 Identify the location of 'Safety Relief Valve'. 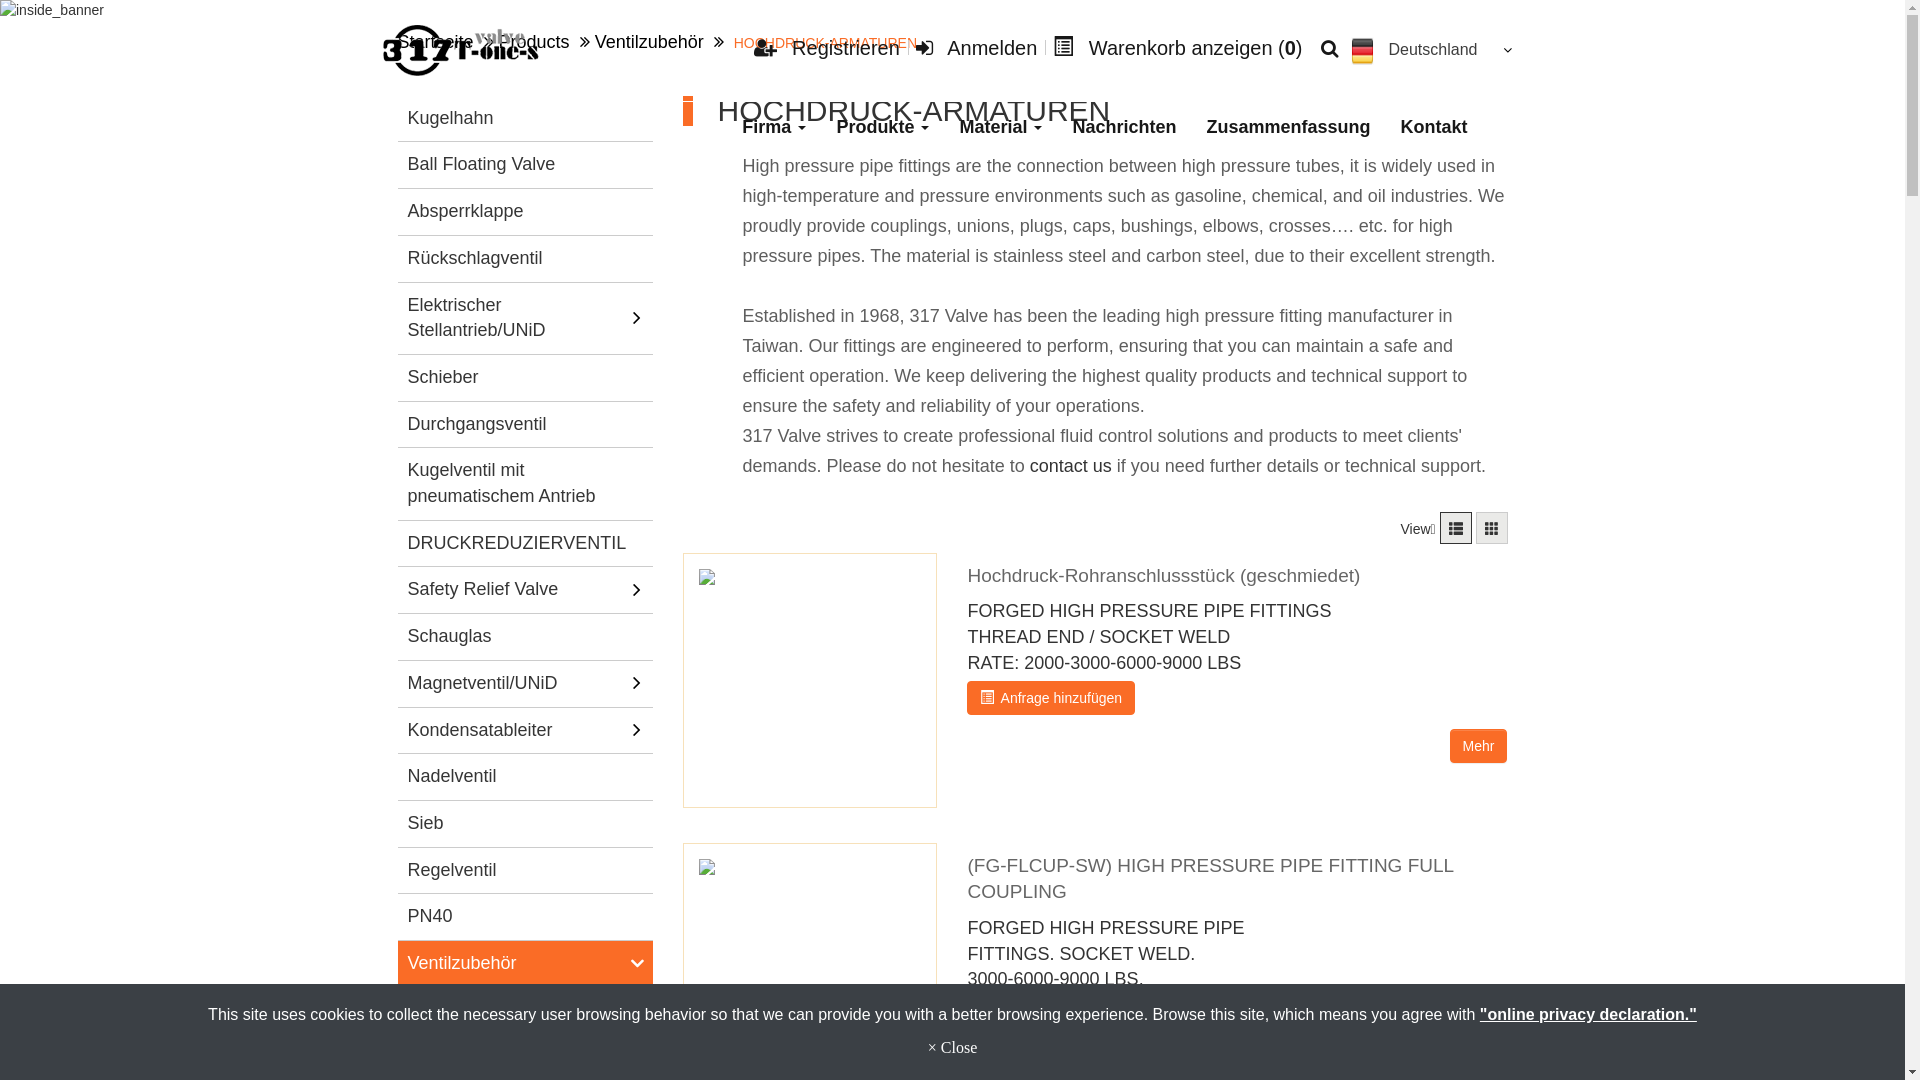
(401, 589).